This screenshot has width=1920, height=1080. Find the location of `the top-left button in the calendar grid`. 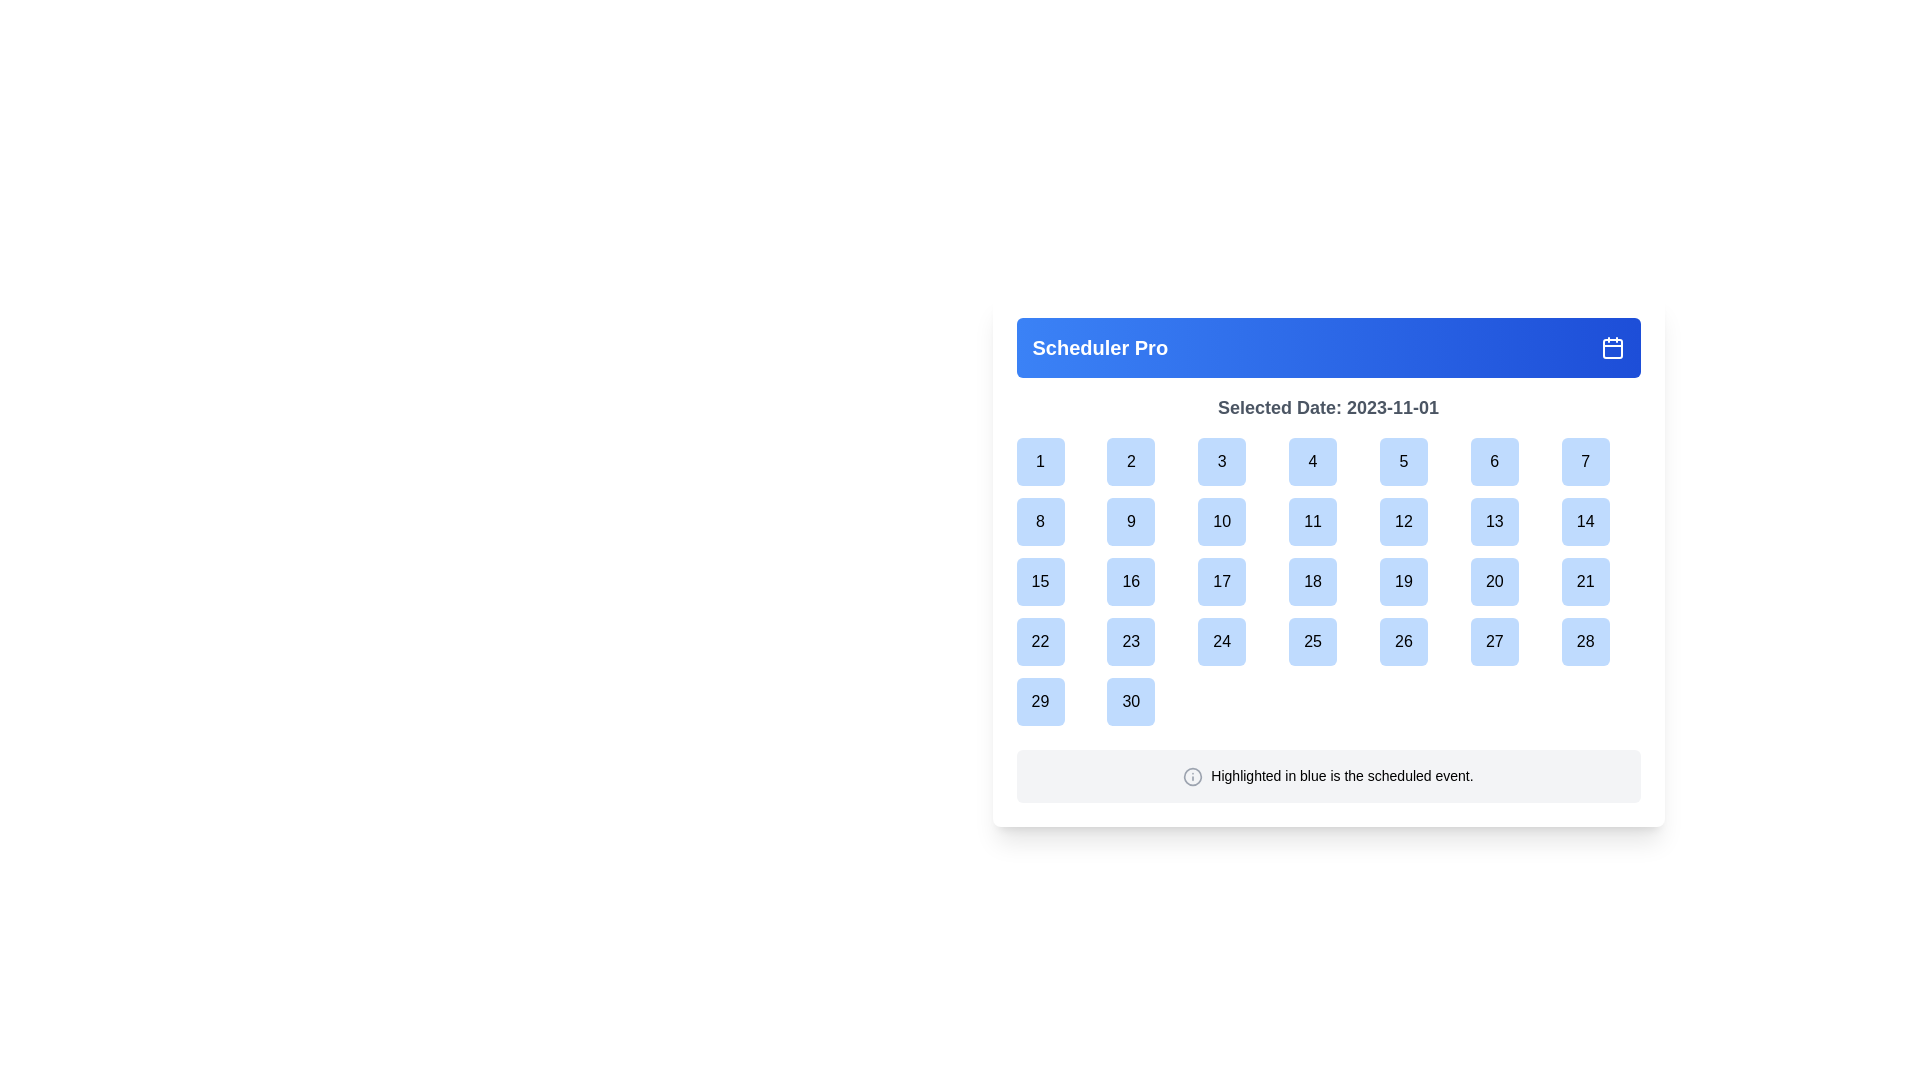

the top-left button in the calendar grid is located at coordinates (1040, 462).